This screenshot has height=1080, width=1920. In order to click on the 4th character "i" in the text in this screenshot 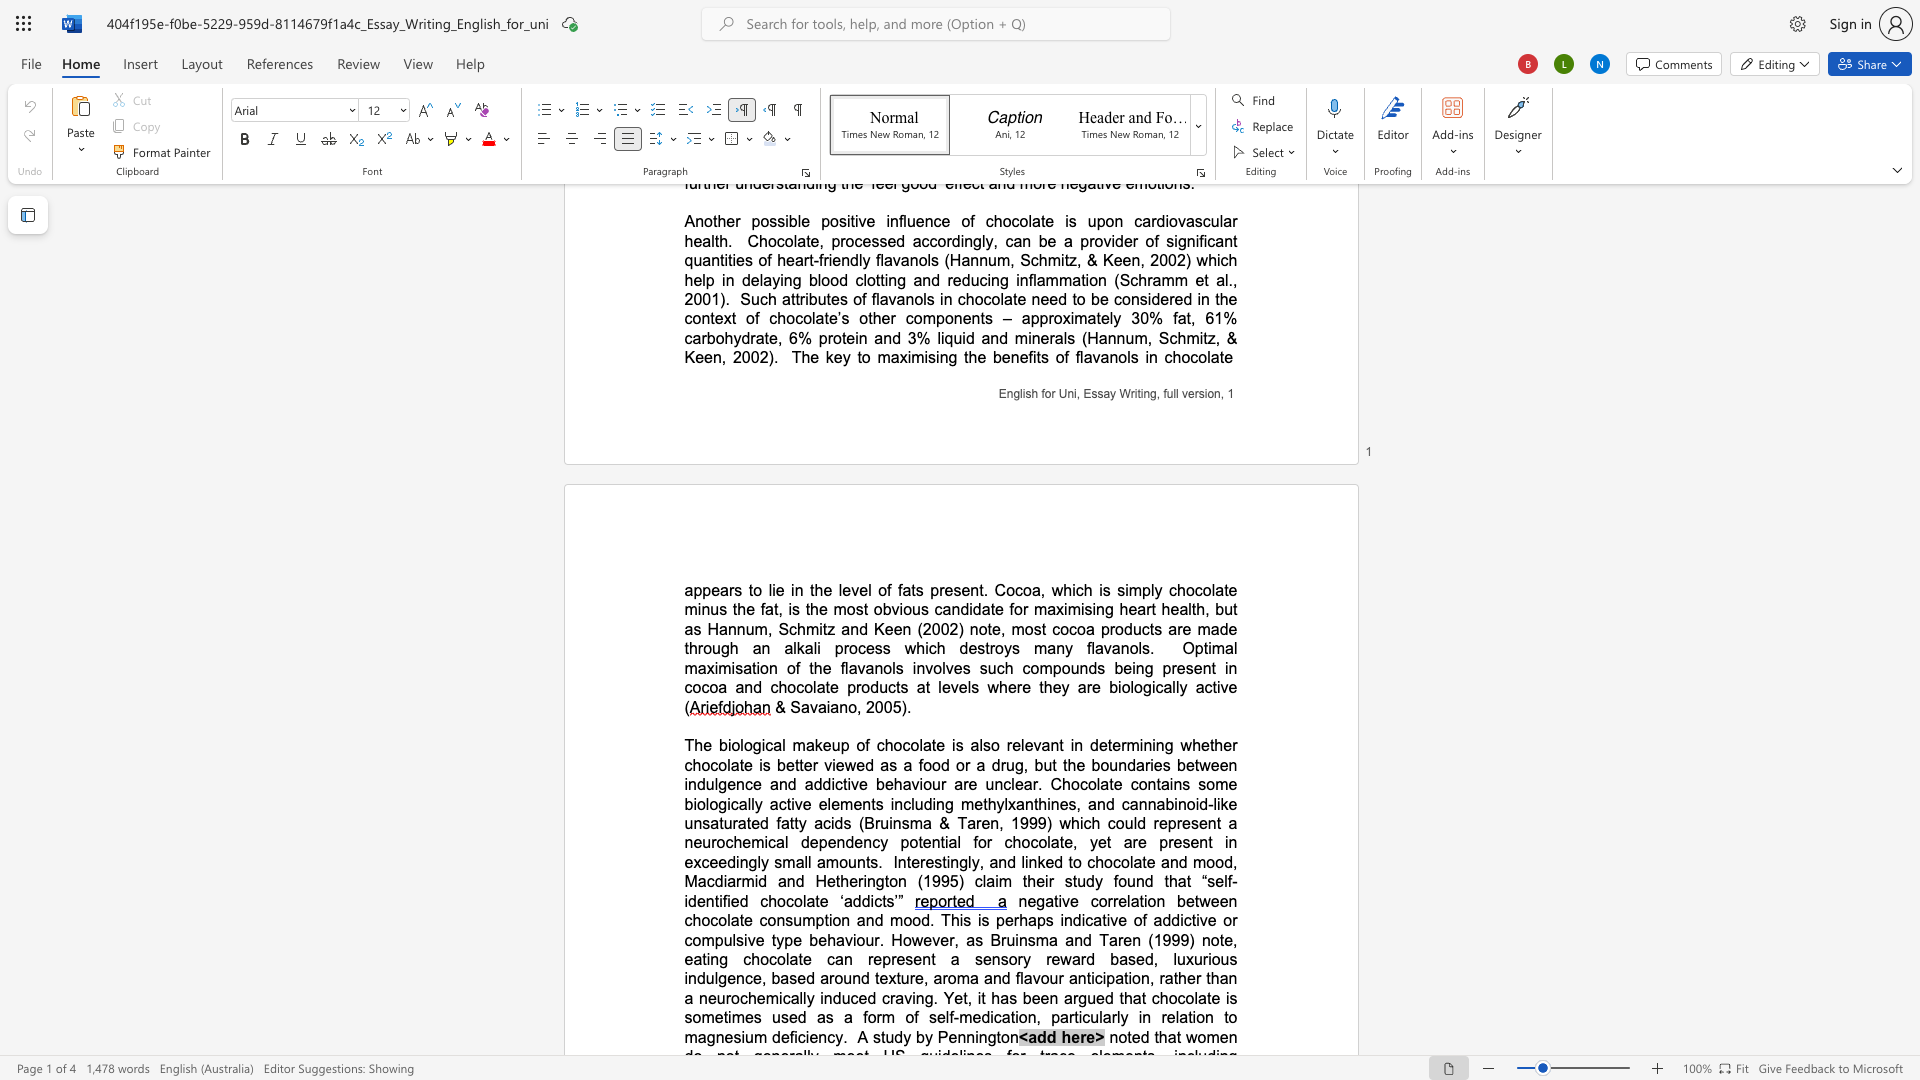, I will do `click(757, 668)`.